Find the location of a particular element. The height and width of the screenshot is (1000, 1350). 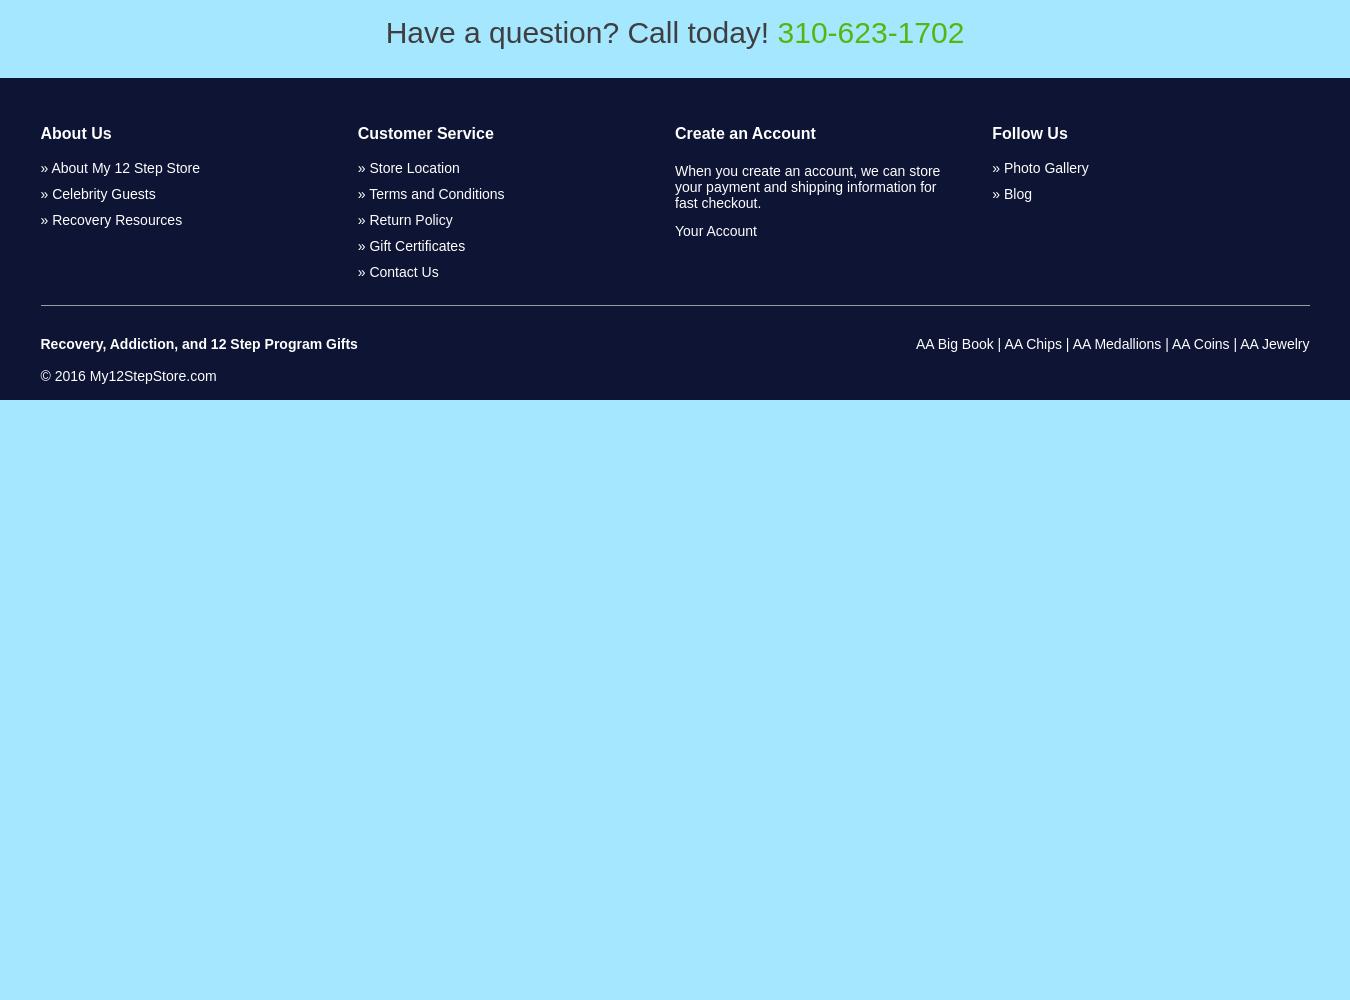

'Have a question? Call today!' is located at coordinates (581, 32).